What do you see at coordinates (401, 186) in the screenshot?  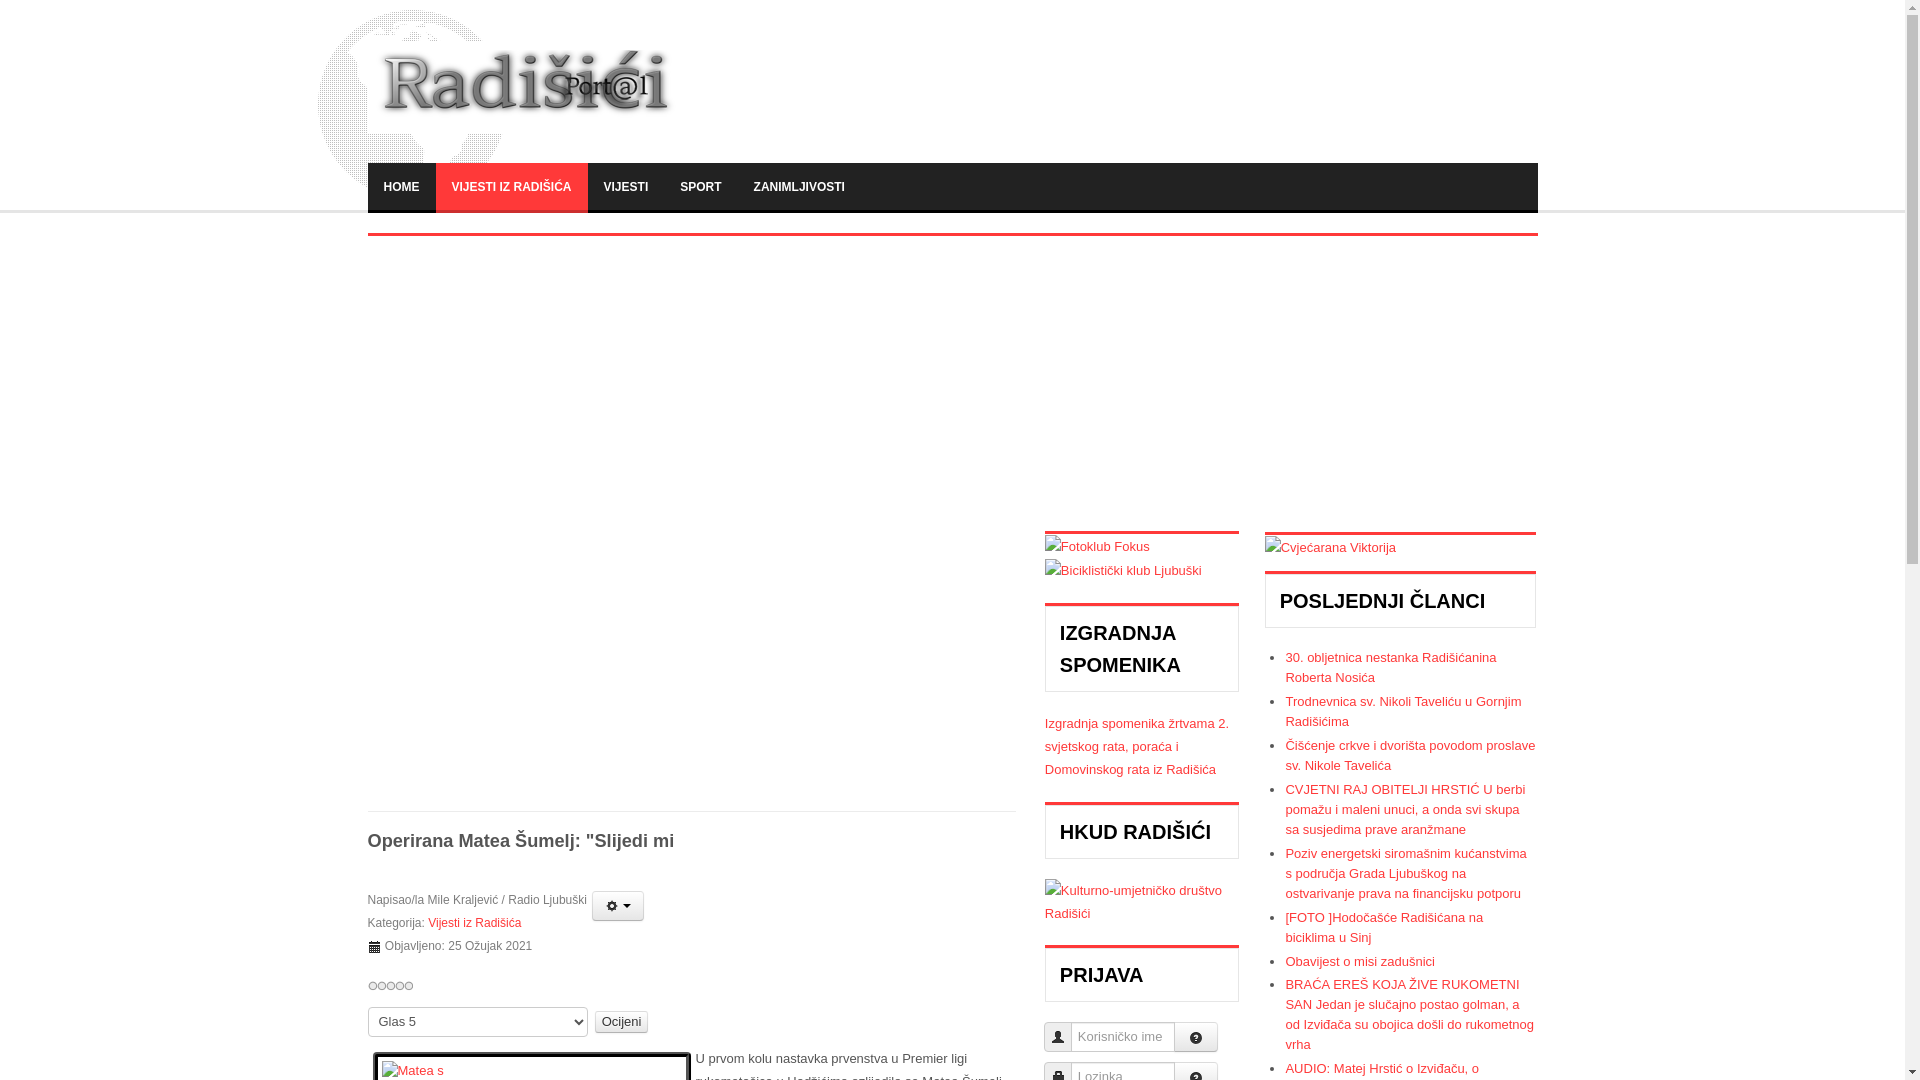 I see `'HOME'` at bounding box center [401, 186].